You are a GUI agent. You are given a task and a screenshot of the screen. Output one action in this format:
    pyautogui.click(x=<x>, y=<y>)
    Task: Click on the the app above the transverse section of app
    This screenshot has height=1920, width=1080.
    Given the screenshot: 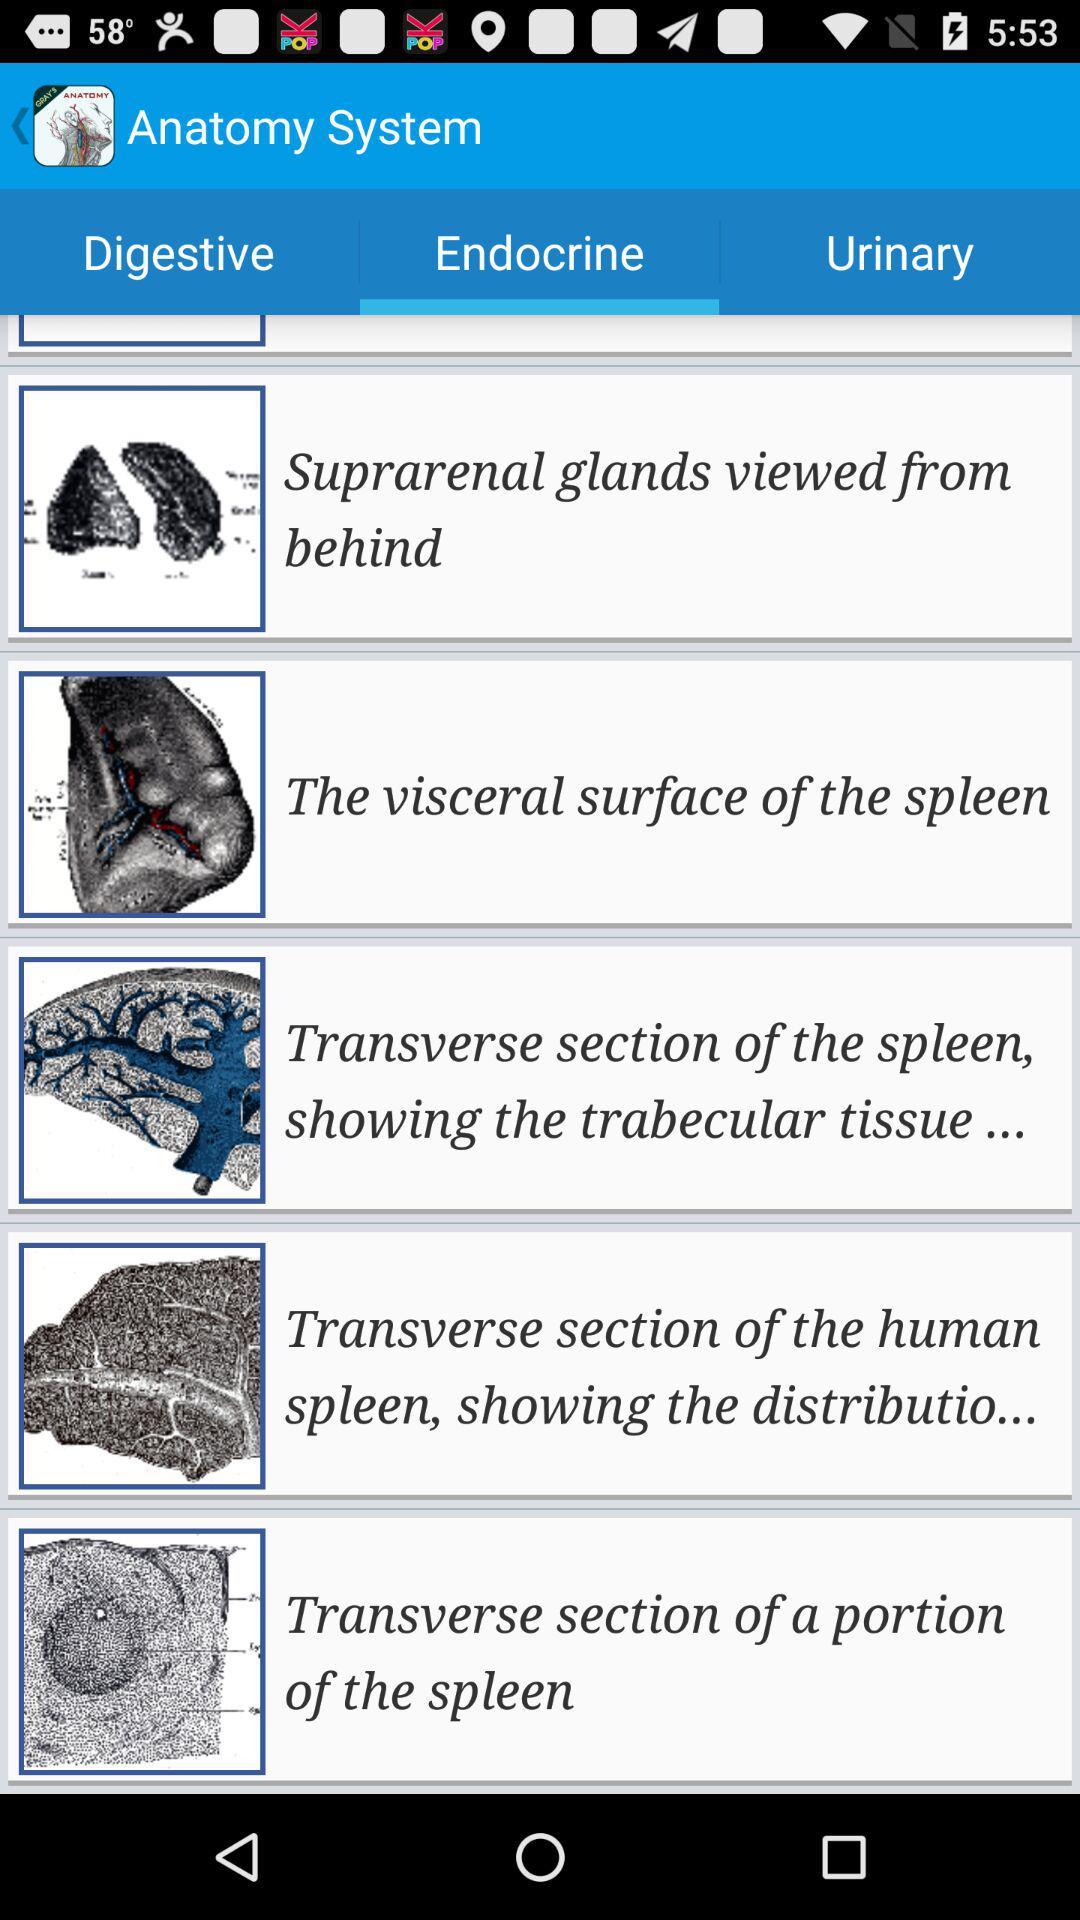 What is the action you would take?
    pyautogui.click(x=667, y=793)
    